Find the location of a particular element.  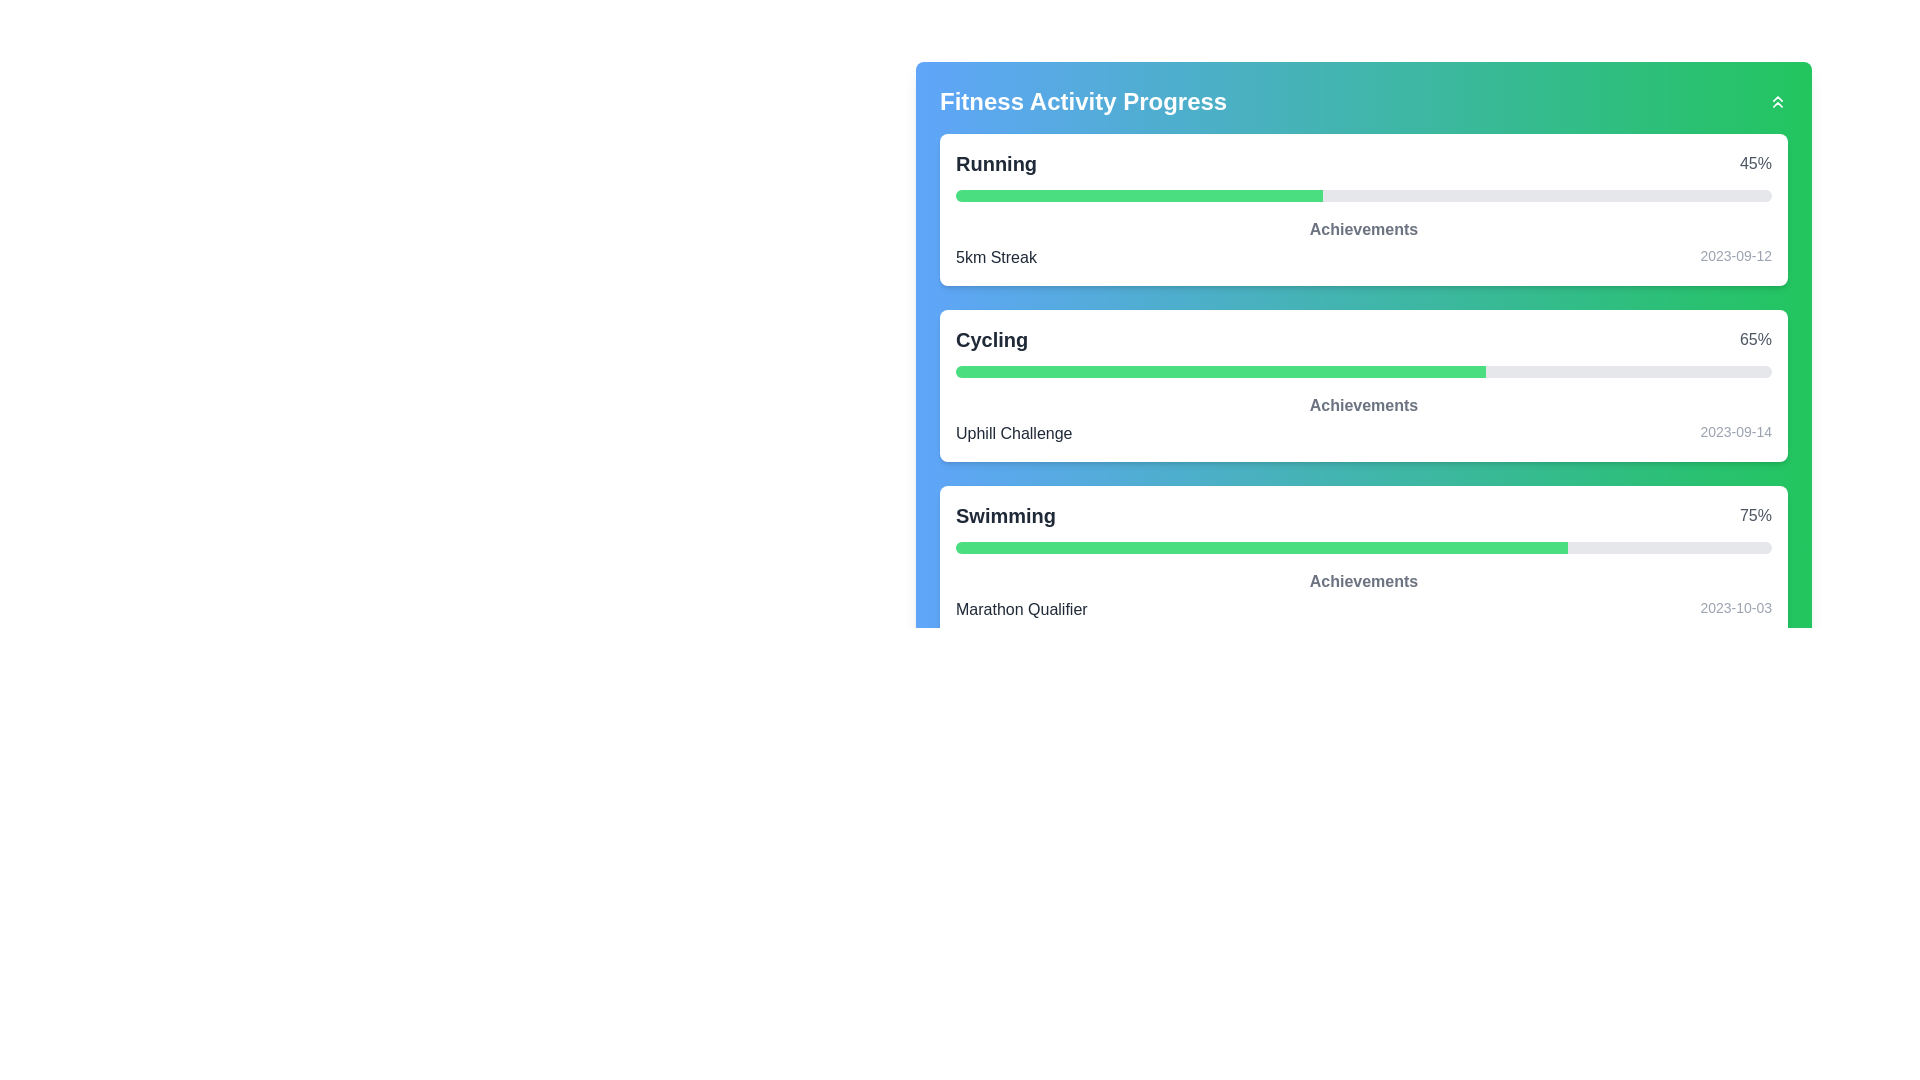

the achievements section label for the 'Cycling' activity, which is located in the second card of the interface, just above 'Uphill Challenge' is located at coordinates (1362, 405).